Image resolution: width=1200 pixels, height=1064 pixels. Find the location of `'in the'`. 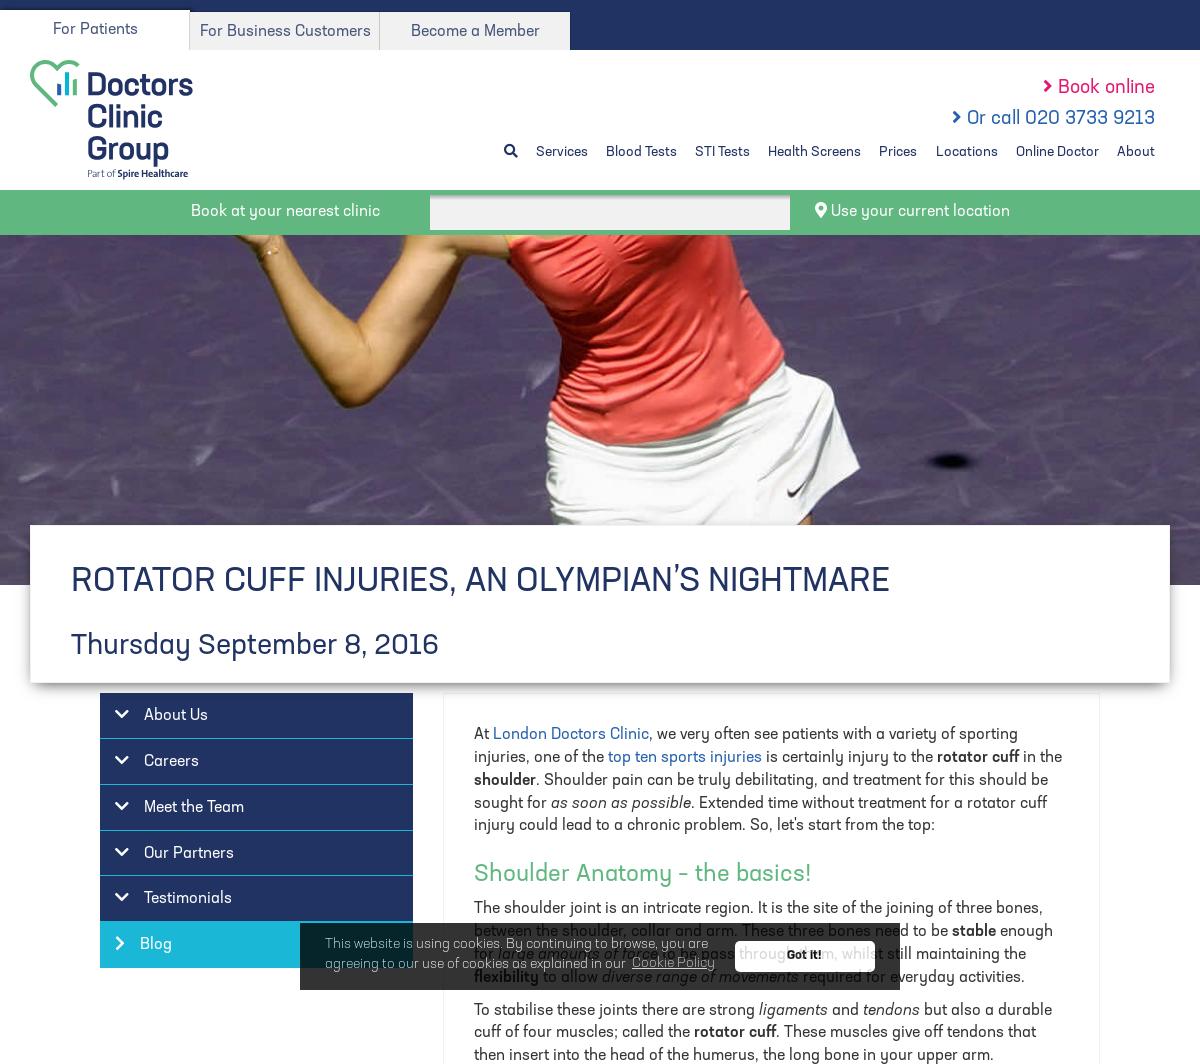

'in the' is located at coordinates (1040, 757).